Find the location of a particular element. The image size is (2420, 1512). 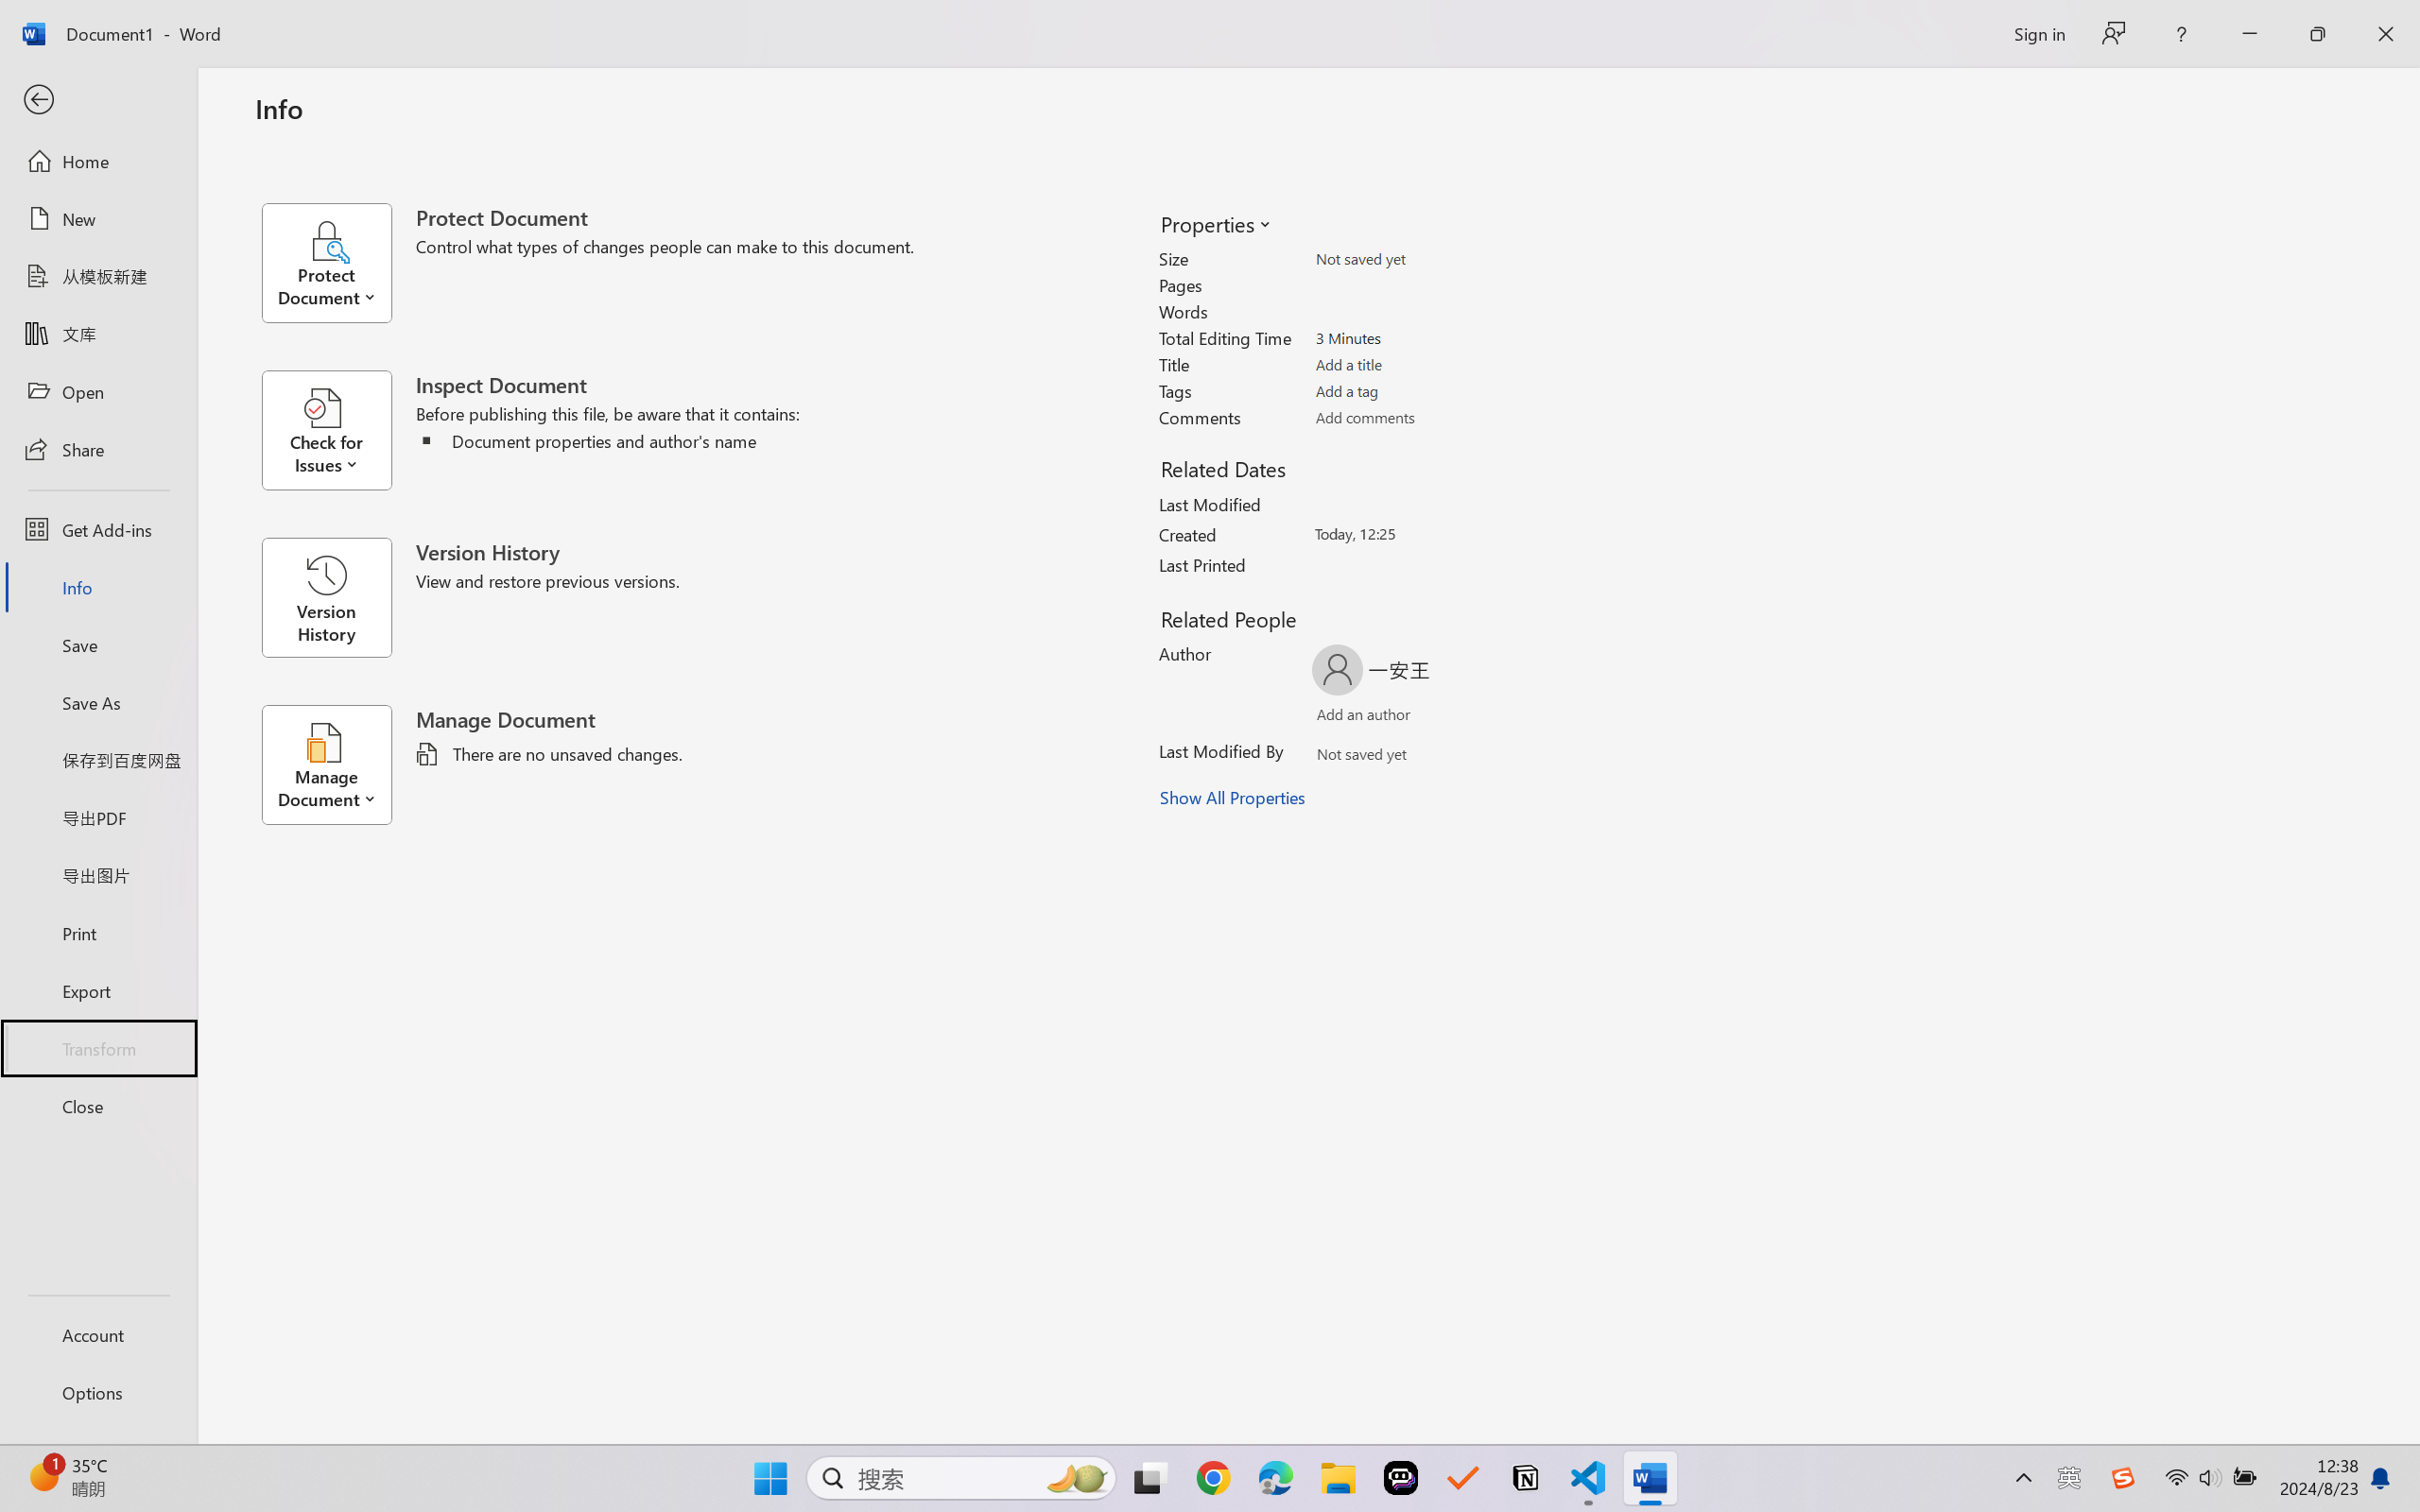

'Add an author' is located at coordinates (1344, 718).